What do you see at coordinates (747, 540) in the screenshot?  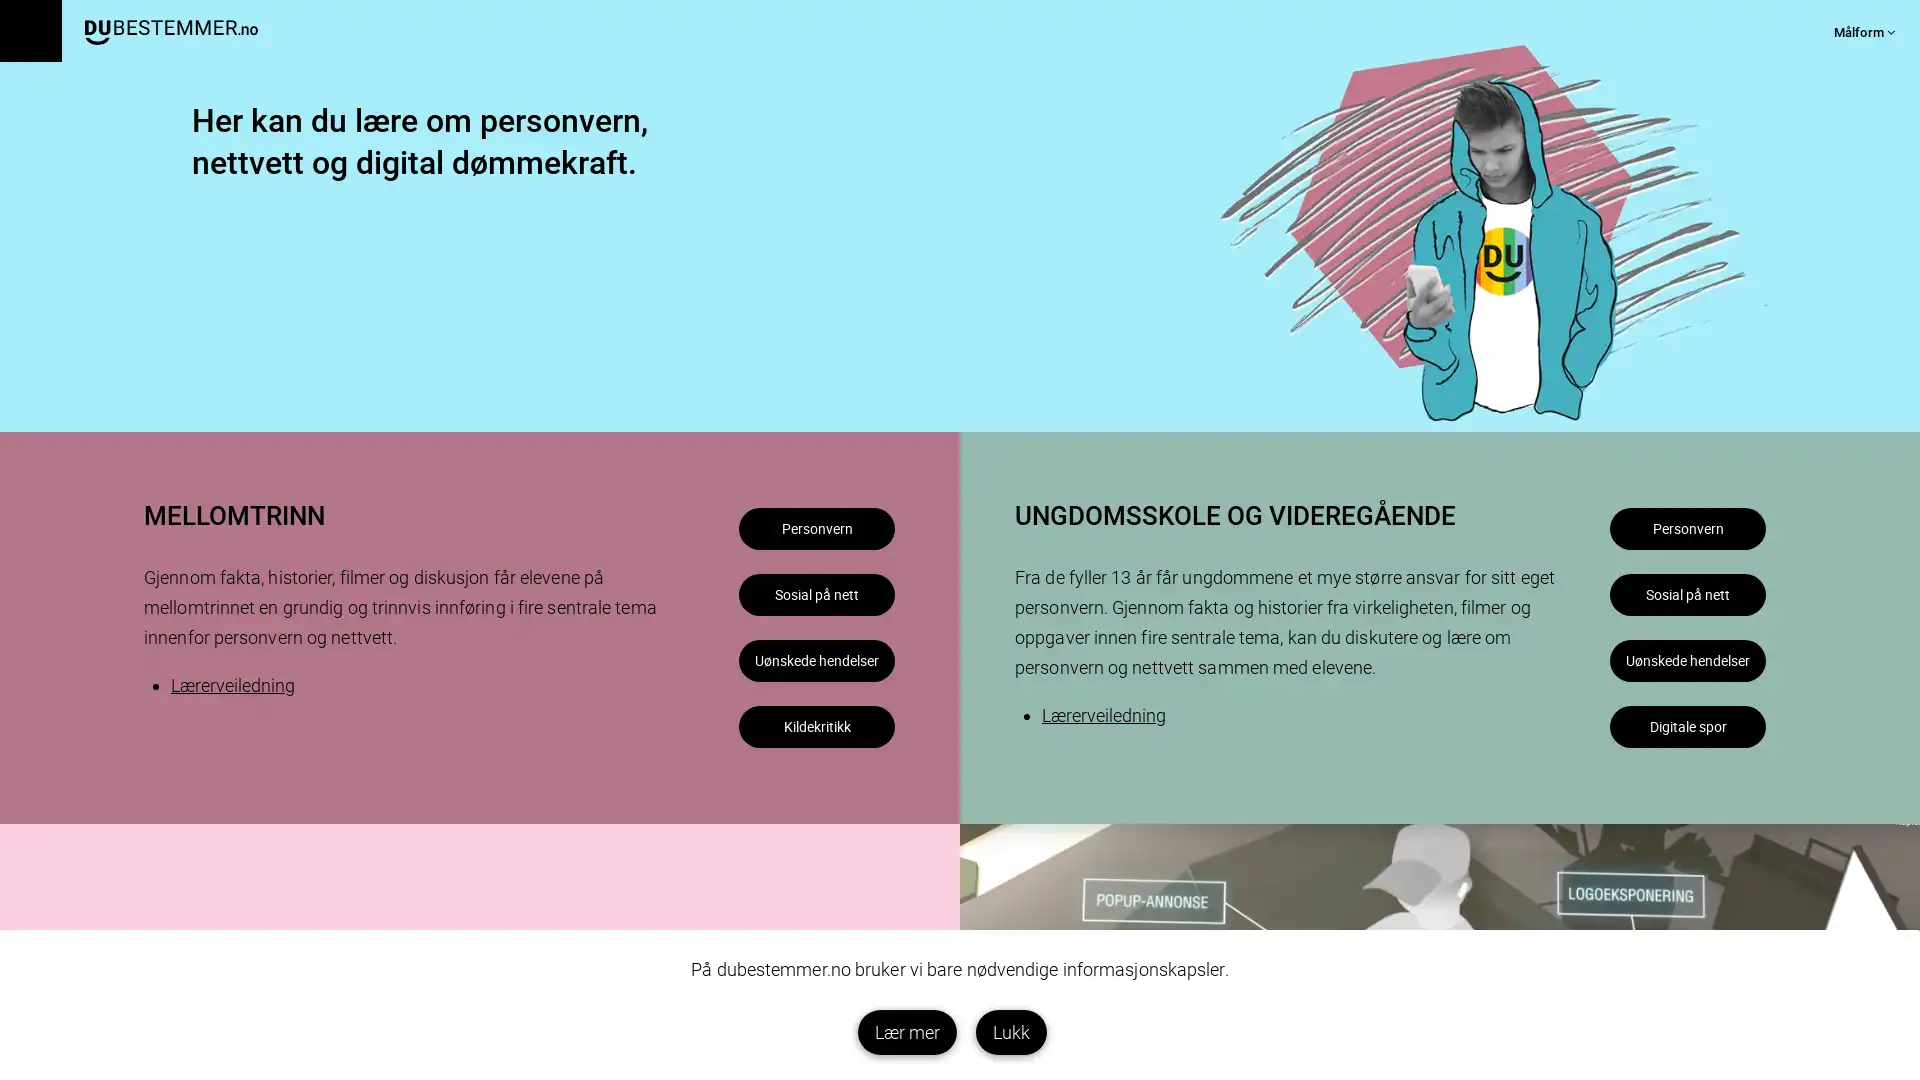 I see `Personvern` at bounding box center [747, 540].